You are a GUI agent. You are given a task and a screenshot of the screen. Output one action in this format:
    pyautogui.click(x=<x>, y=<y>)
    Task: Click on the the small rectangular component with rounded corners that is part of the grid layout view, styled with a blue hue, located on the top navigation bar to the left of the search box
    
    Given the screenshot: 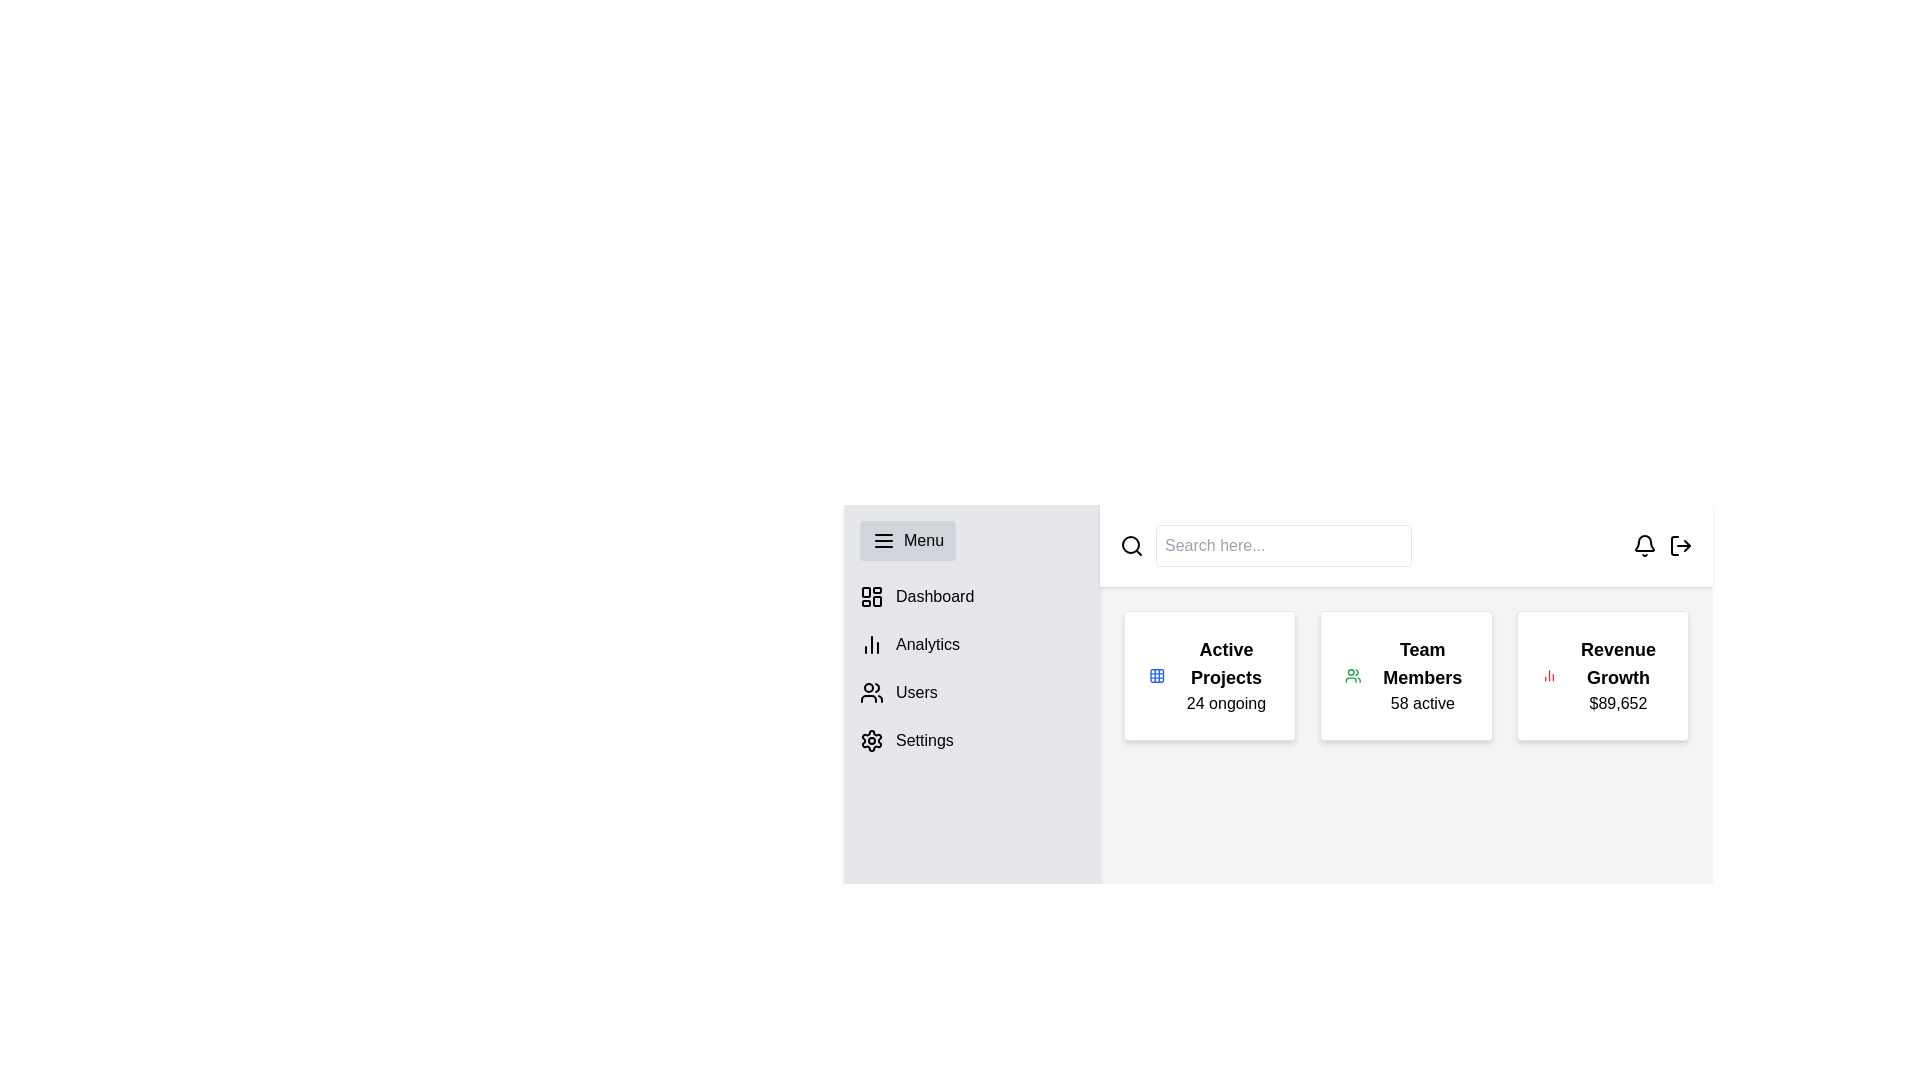 What is the action you would take?
    pyautogui.click(x=1157, y=675)
    